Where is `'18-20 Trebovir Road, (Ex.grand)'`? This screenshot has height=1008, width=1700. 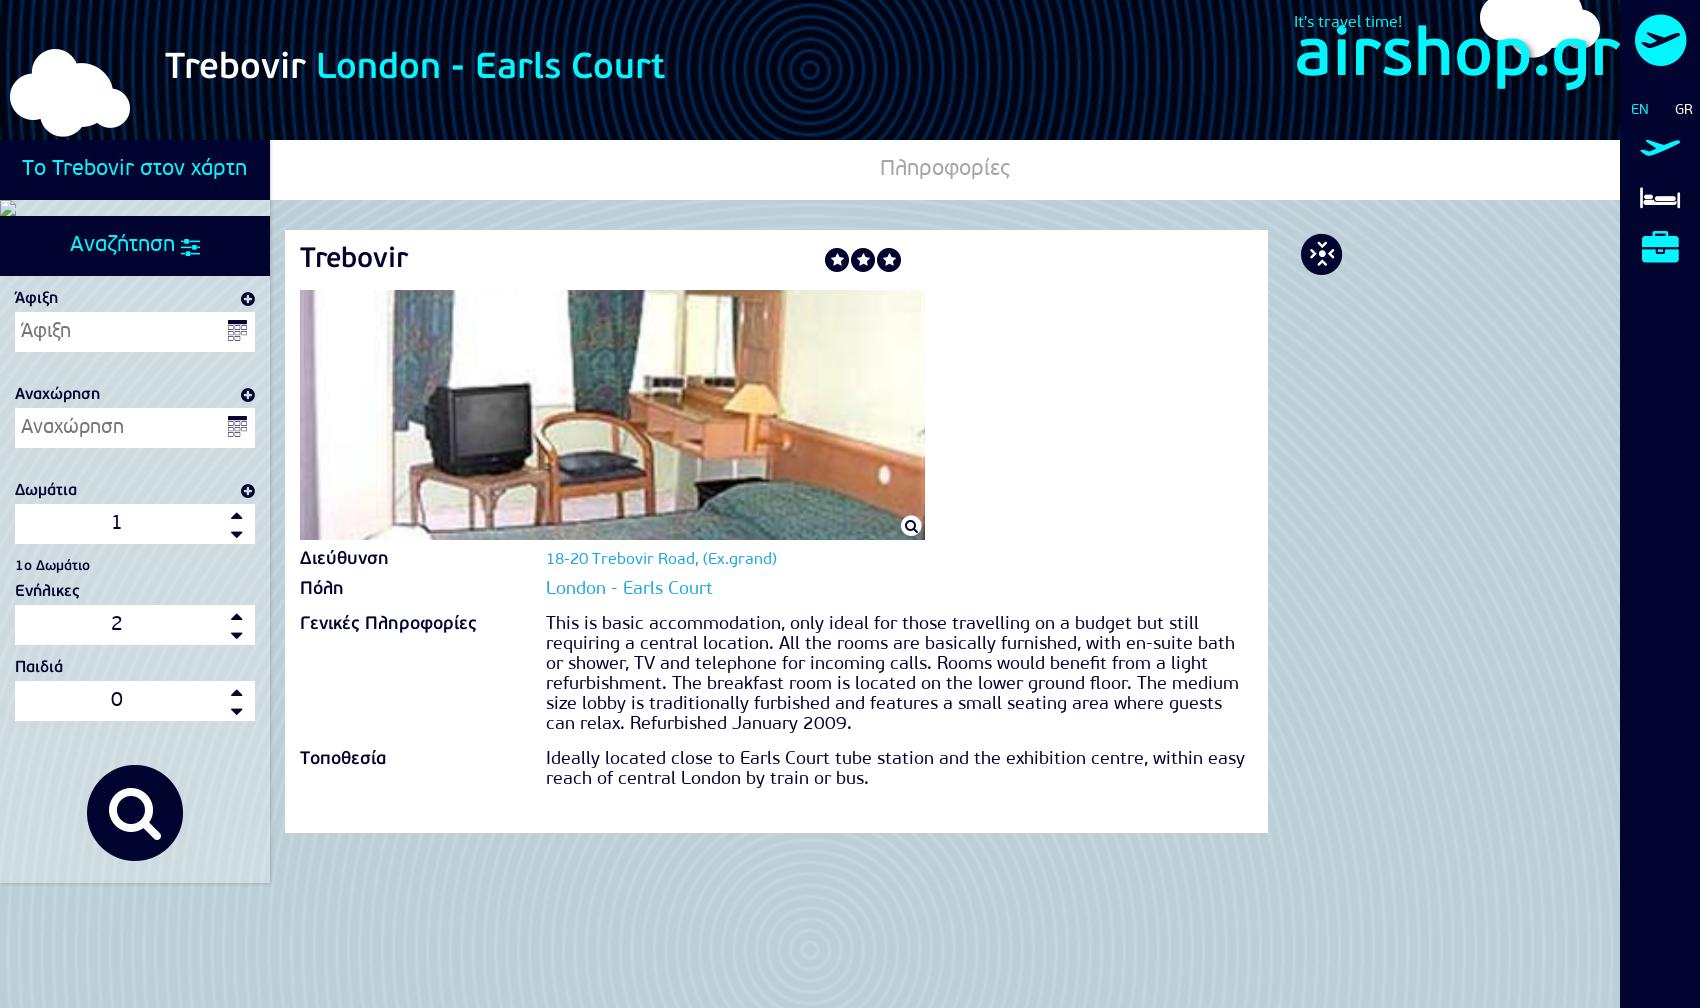 '18-20 Trebovir Road, (Ex.grand)' is located at coordinates (660, 560).